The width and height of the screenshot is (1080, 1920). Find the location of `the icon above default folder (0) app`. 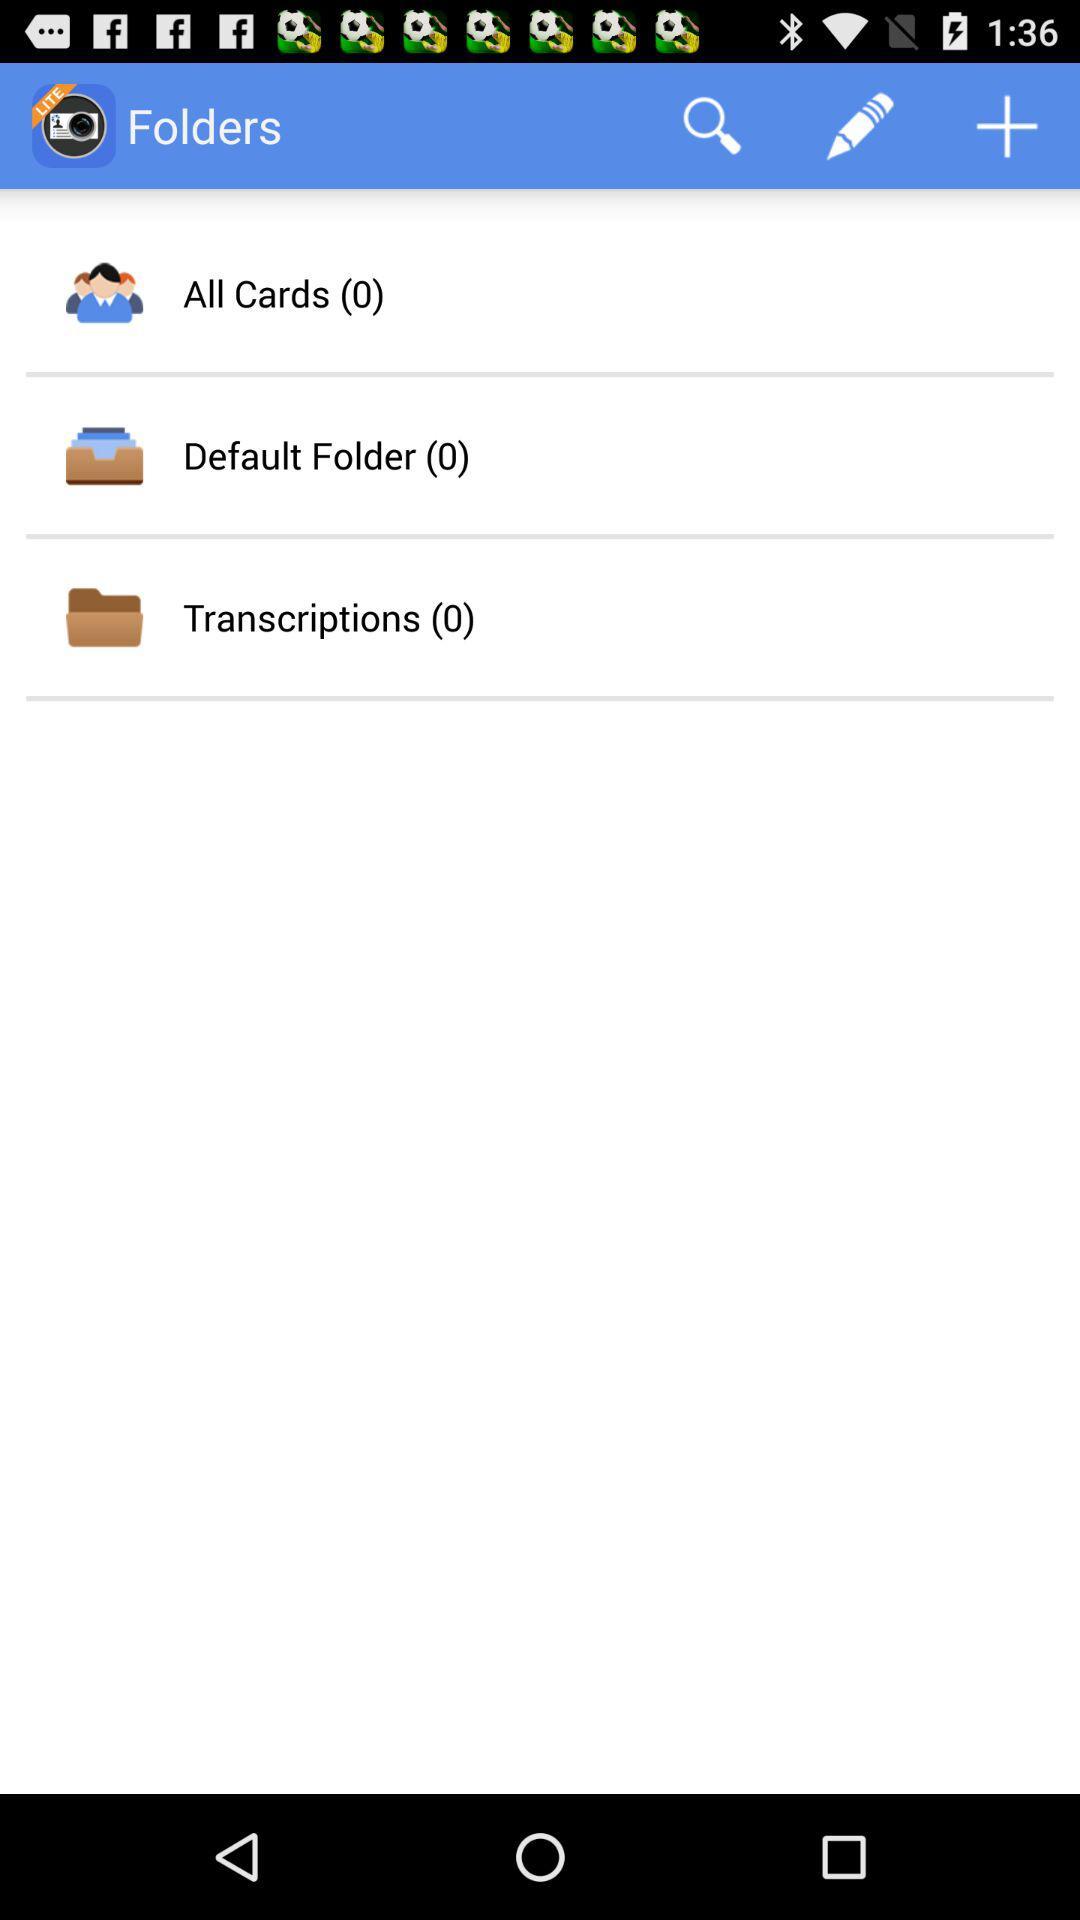

the icon above default folder (0) app is located at coordinates (283, 292).